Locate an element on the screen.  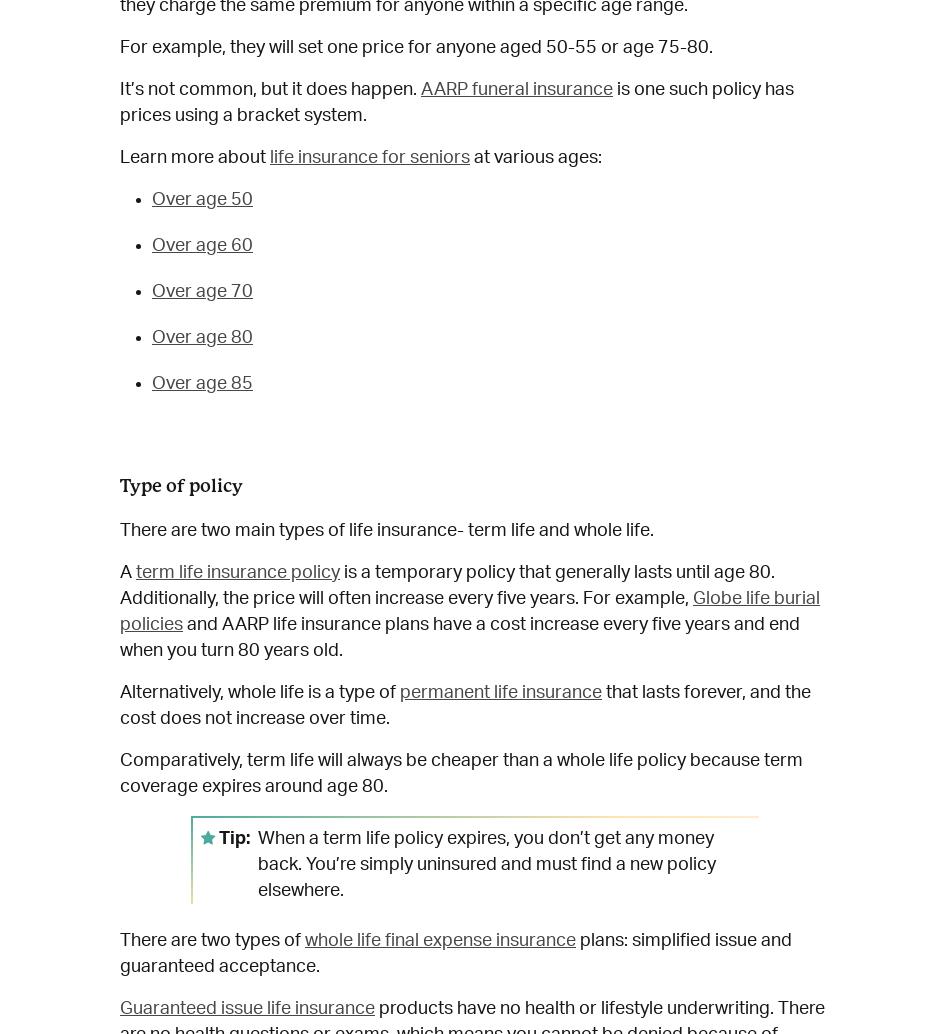
'and AARP life insurance plans have a cost increase every five years and end when you turn 80 years old.' is located at coordinates (458, 637).